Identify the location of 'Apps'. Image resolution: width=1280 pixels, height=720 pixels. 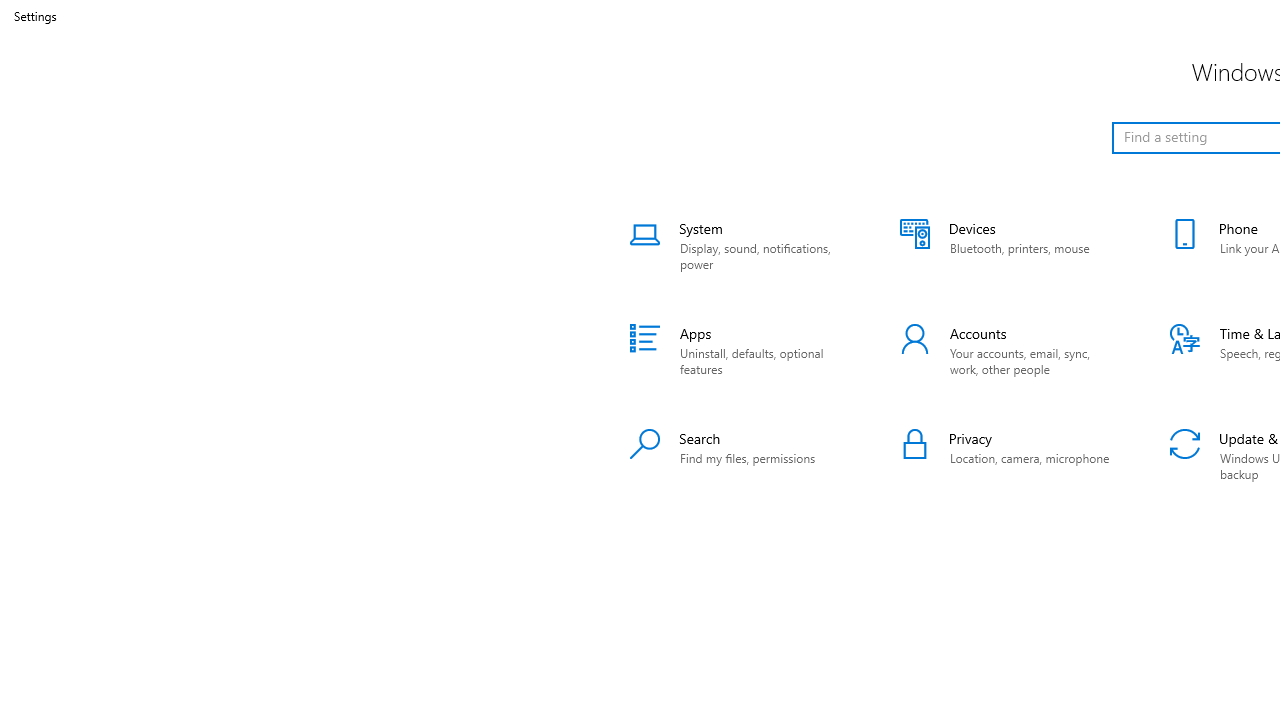
(738, 350).